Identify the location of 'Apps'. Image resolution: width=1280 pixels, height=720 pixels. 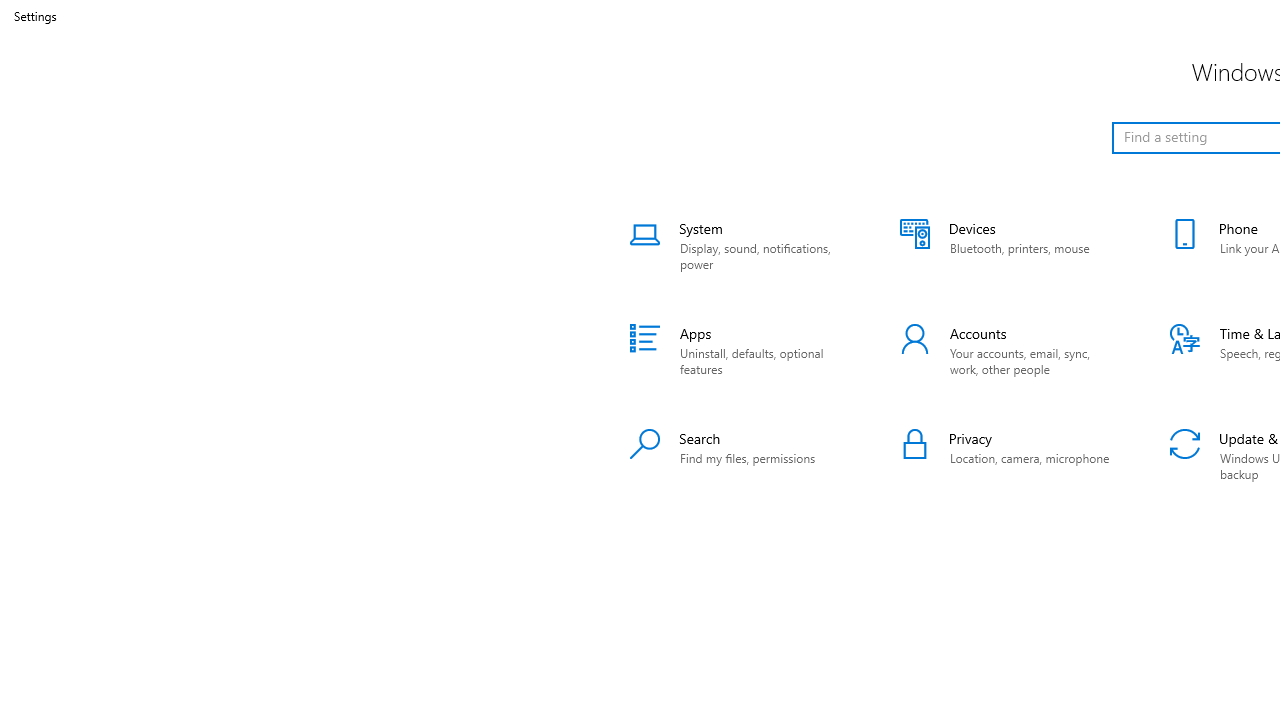
(738, 350).